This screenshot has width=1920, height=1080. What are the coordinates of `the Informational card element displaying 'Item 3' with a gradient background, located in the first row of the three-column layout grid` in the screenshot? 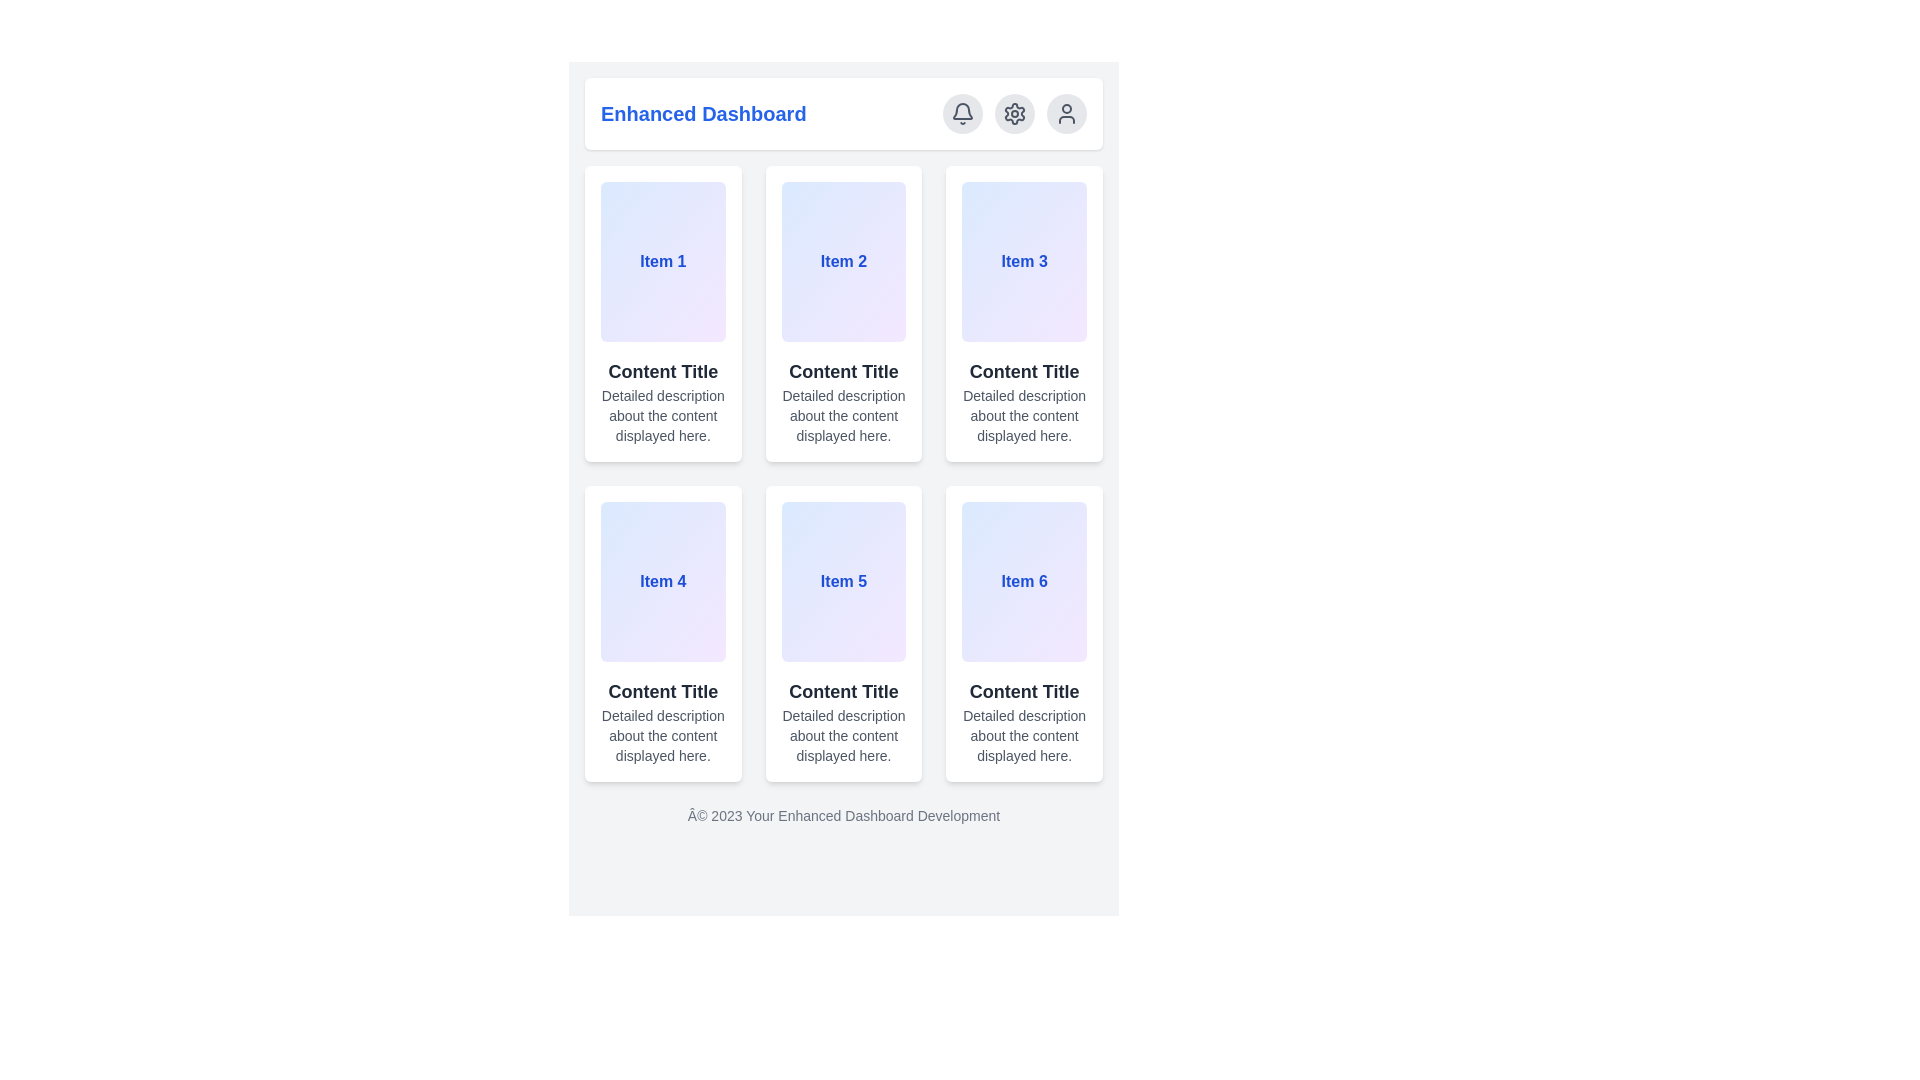 It's located at (1024, 313).